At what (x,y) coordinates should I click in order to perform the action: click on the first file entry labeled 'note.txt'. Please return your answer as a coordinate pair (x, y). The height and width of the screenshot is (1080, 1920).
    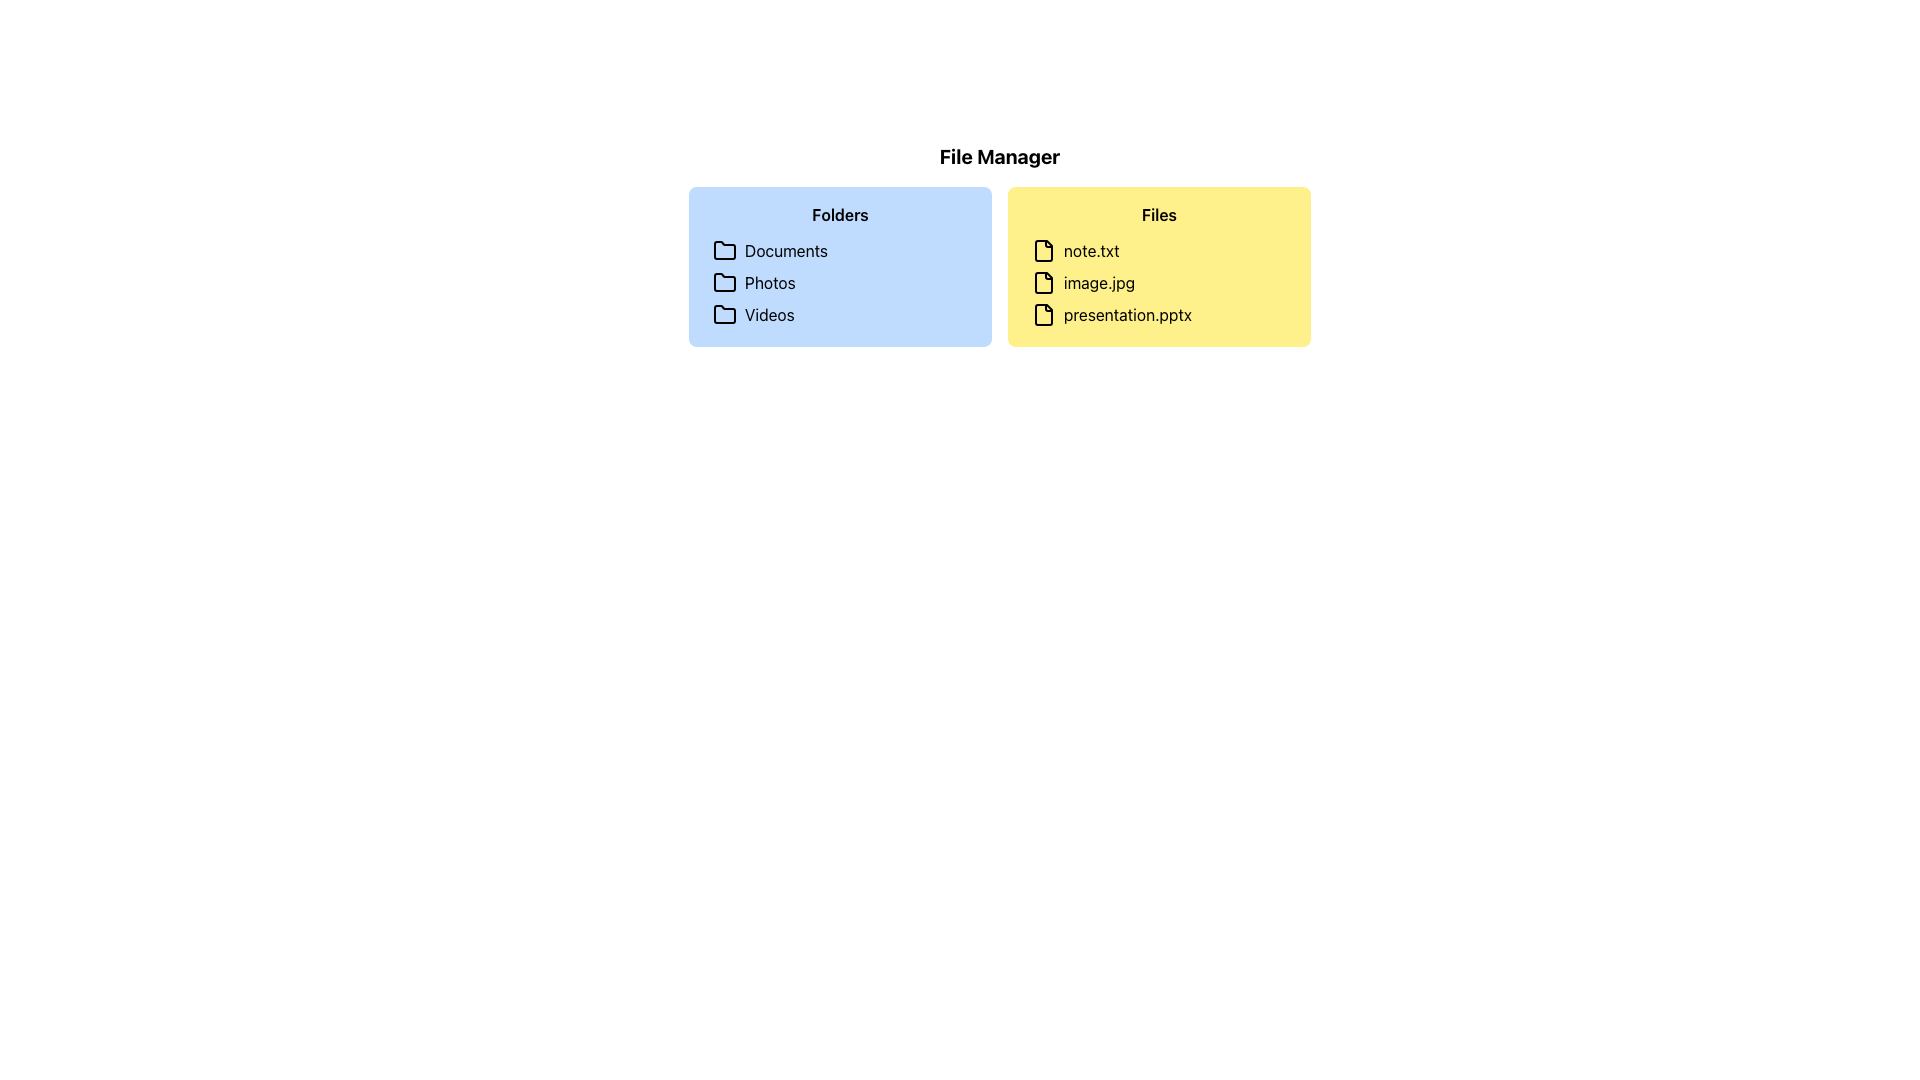
    Looking at the image, I should click on (1159, 249).